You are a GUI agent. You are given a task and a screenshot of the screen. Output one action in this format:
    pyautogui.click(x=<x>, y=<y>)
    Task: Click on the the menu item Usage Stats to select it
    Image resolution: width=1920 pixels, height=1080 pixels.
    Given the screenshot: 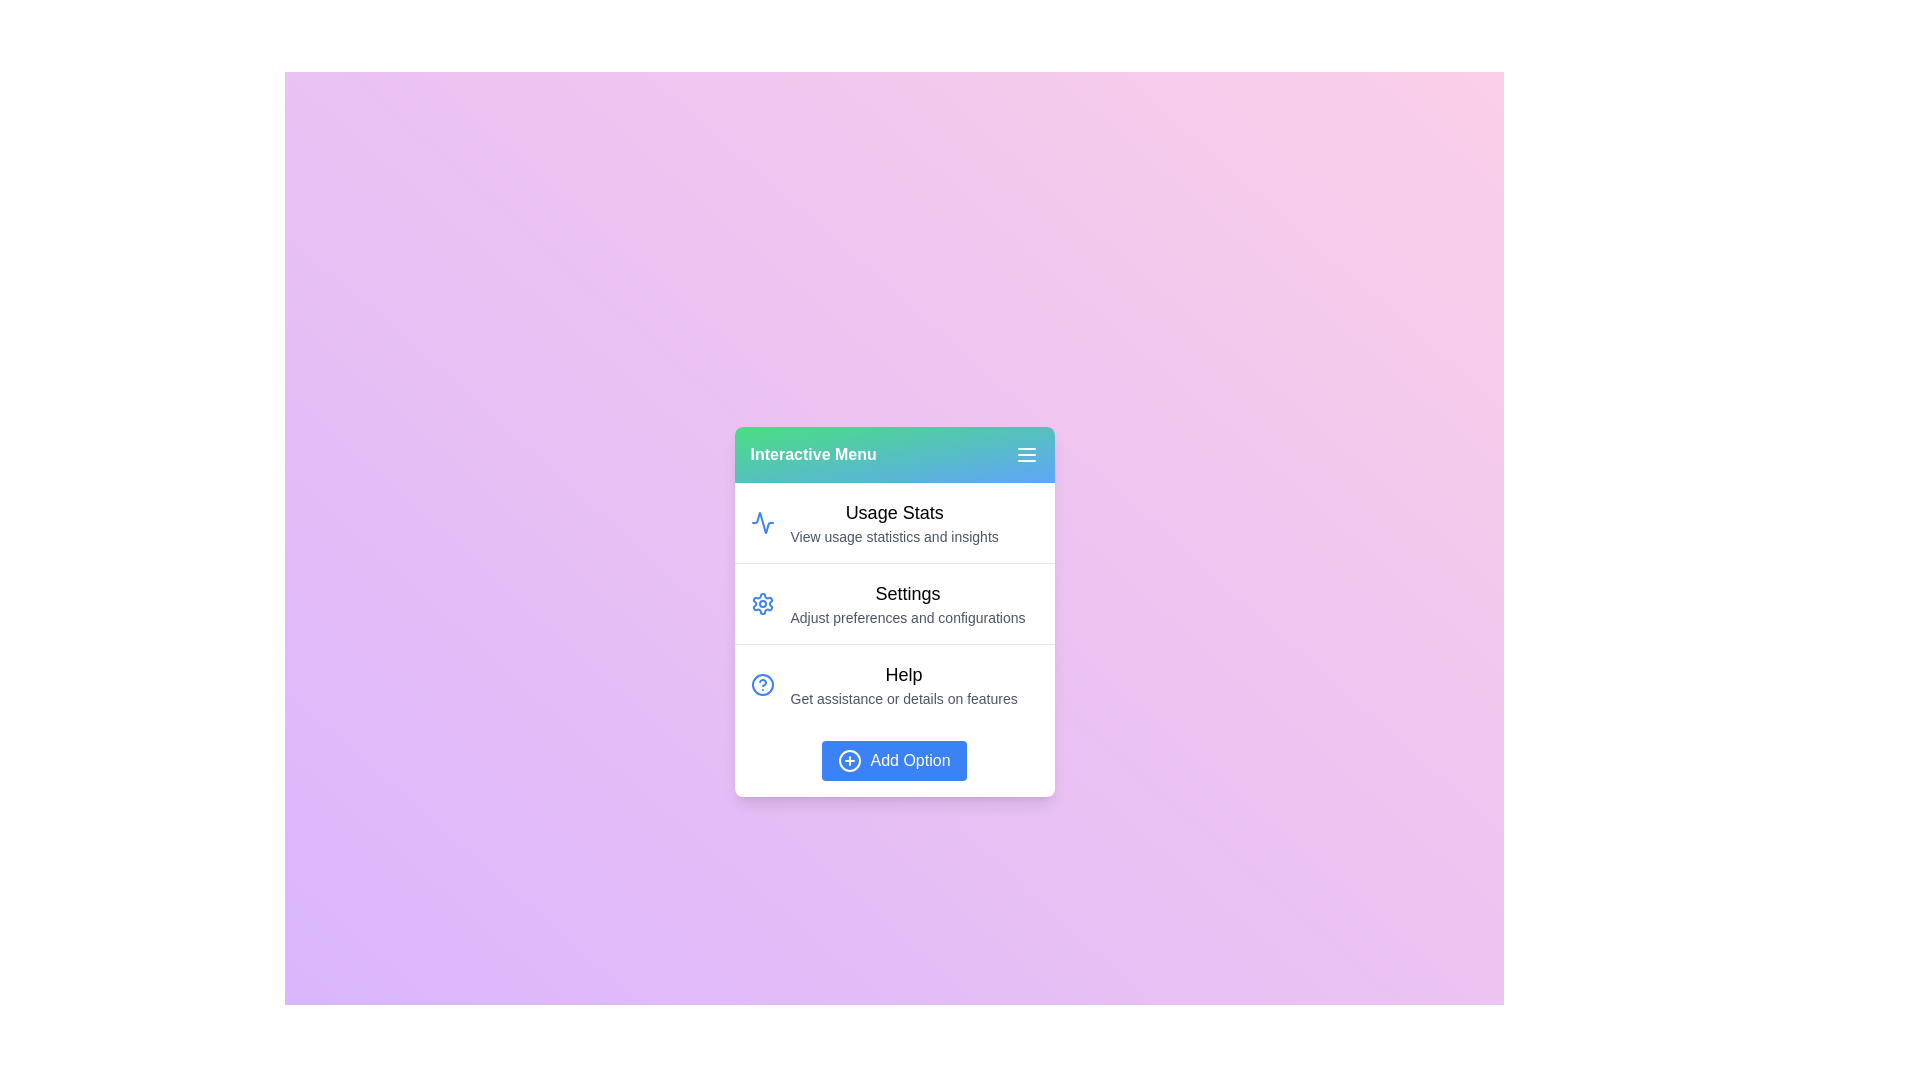 What is the action you would take?
    pyautogui.click(x=893, y=522)
    